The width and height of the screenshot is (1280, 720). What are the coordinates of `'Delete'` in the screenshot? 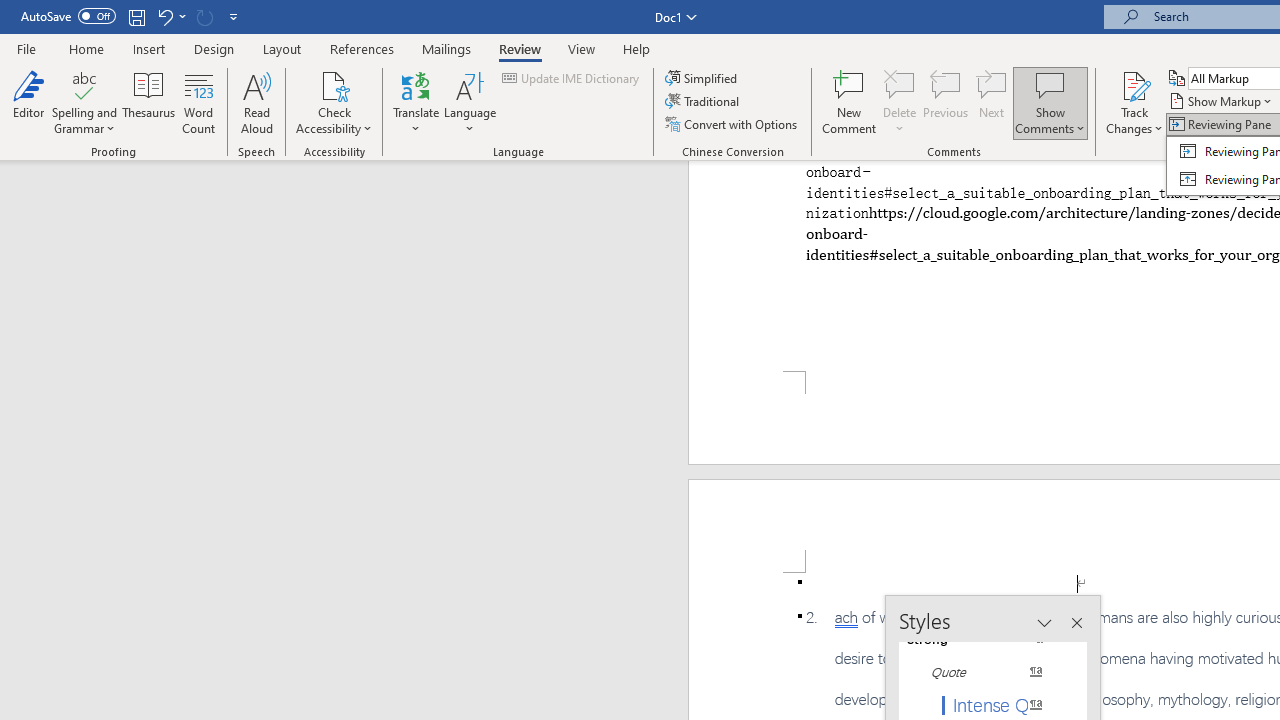 It's located at (899, 84).